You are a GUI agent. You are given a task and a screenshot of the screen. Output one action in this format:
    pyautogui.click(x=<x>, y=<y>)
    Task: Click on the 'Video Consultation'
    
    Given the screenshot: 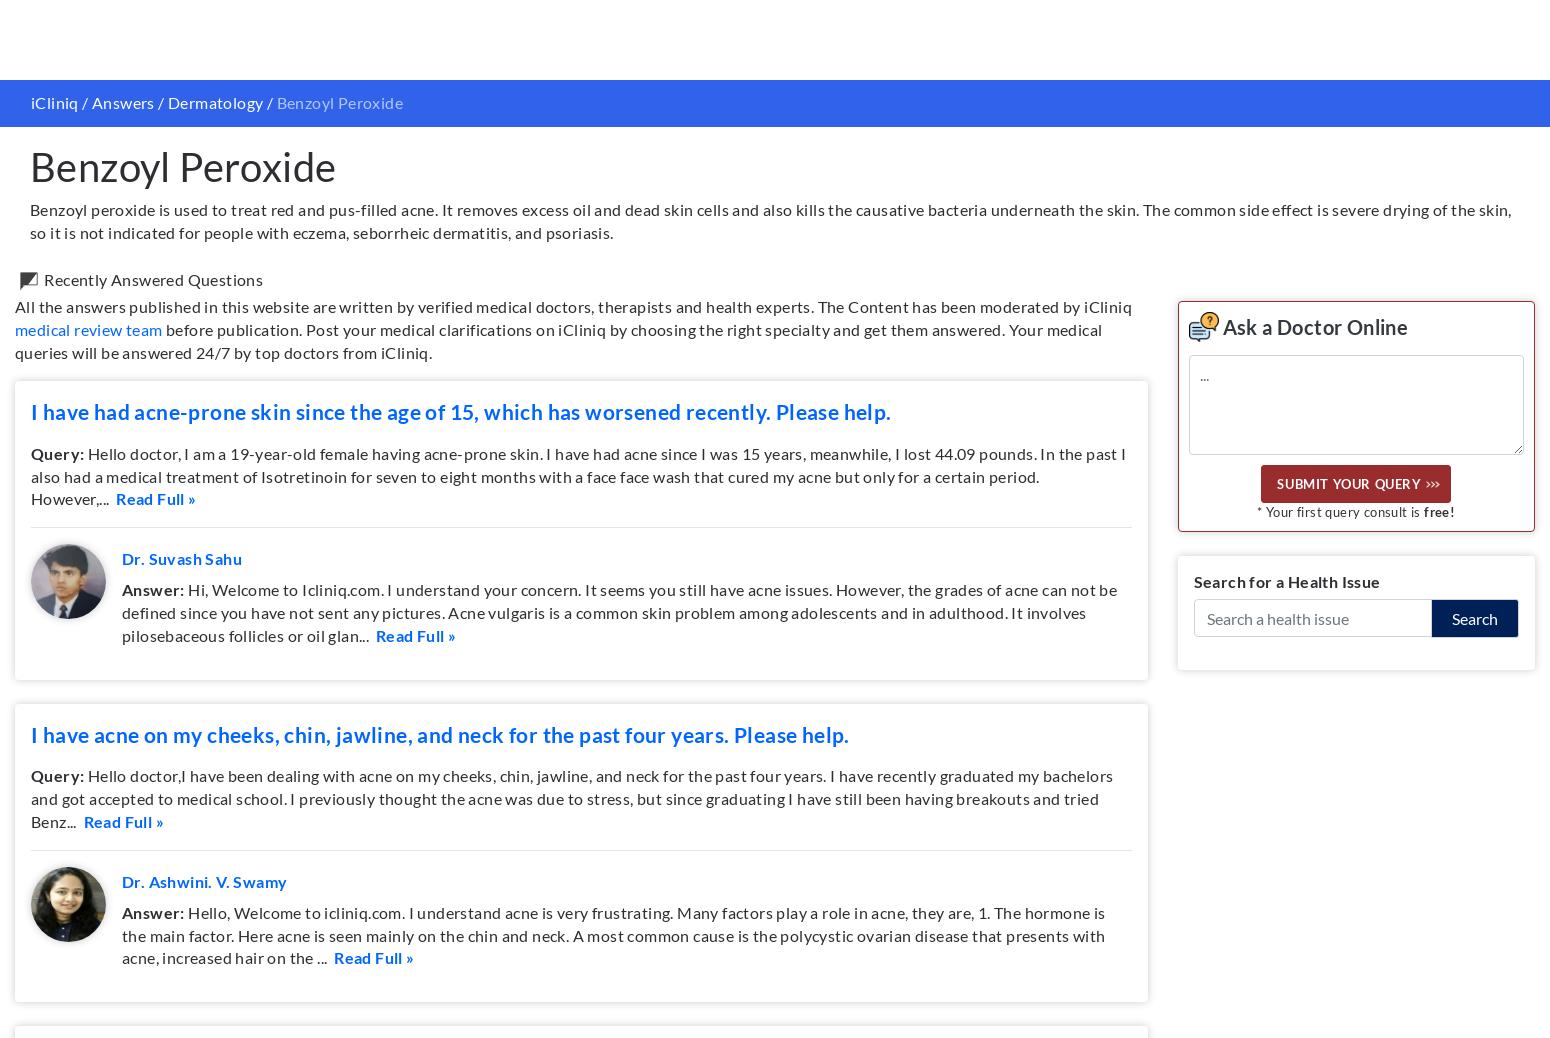 What is the action you would take?
    pyautogui.click(x=290, y=779)
    